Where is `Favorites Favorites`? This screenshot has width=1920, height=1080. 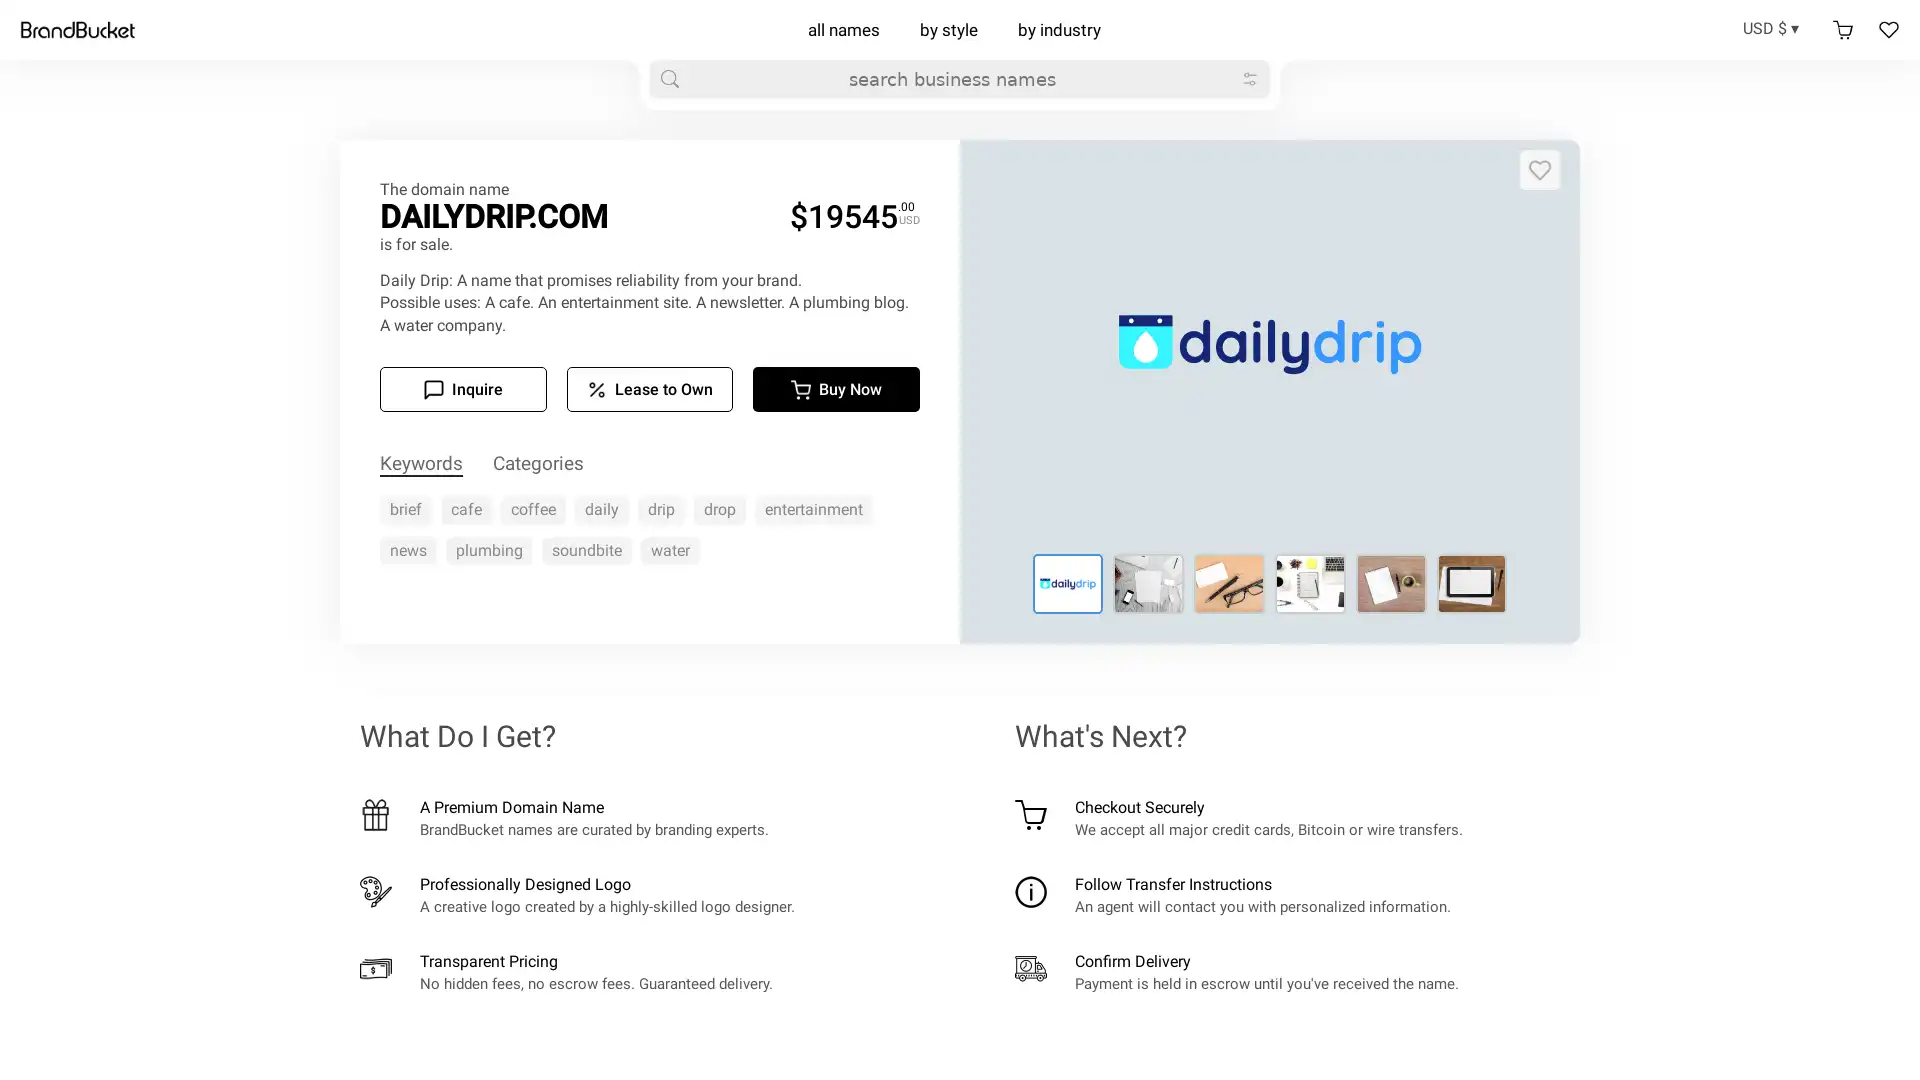
Favorites Favorites is located at coordinates (1888, 30).